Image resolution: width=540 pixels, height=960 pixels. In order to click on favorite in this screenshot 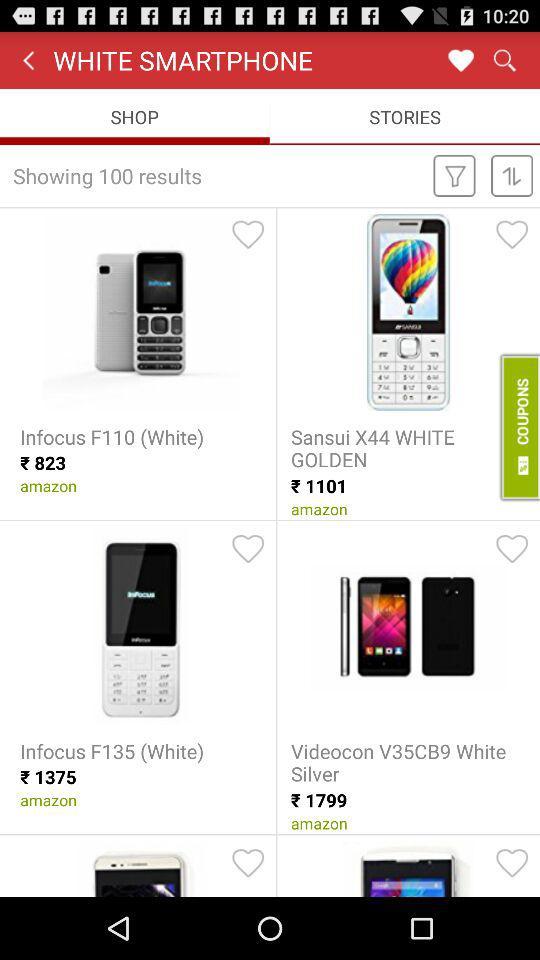, I will do `click(512, 234)`.